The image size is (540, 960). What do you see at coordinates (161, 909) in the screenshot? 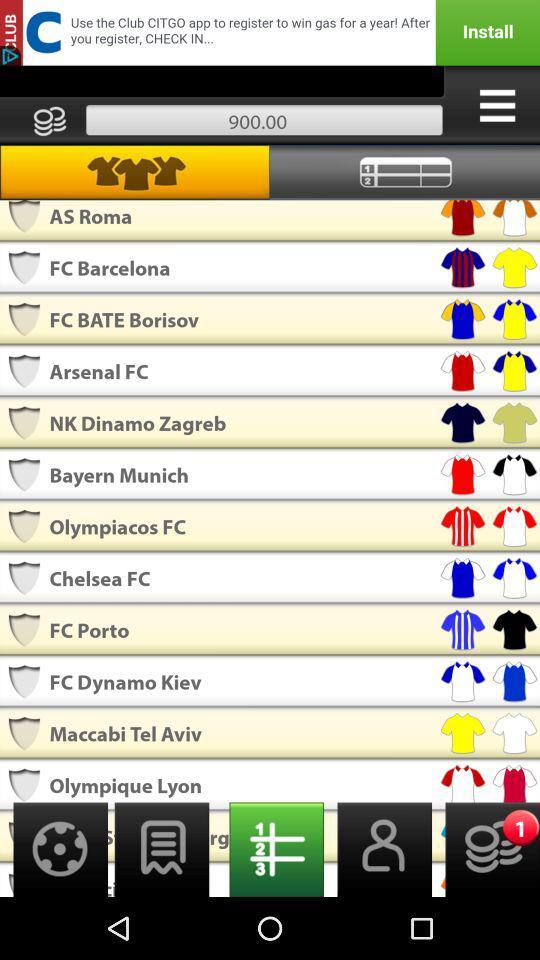
I see `the chat icon` at bounding box center [161, 909].